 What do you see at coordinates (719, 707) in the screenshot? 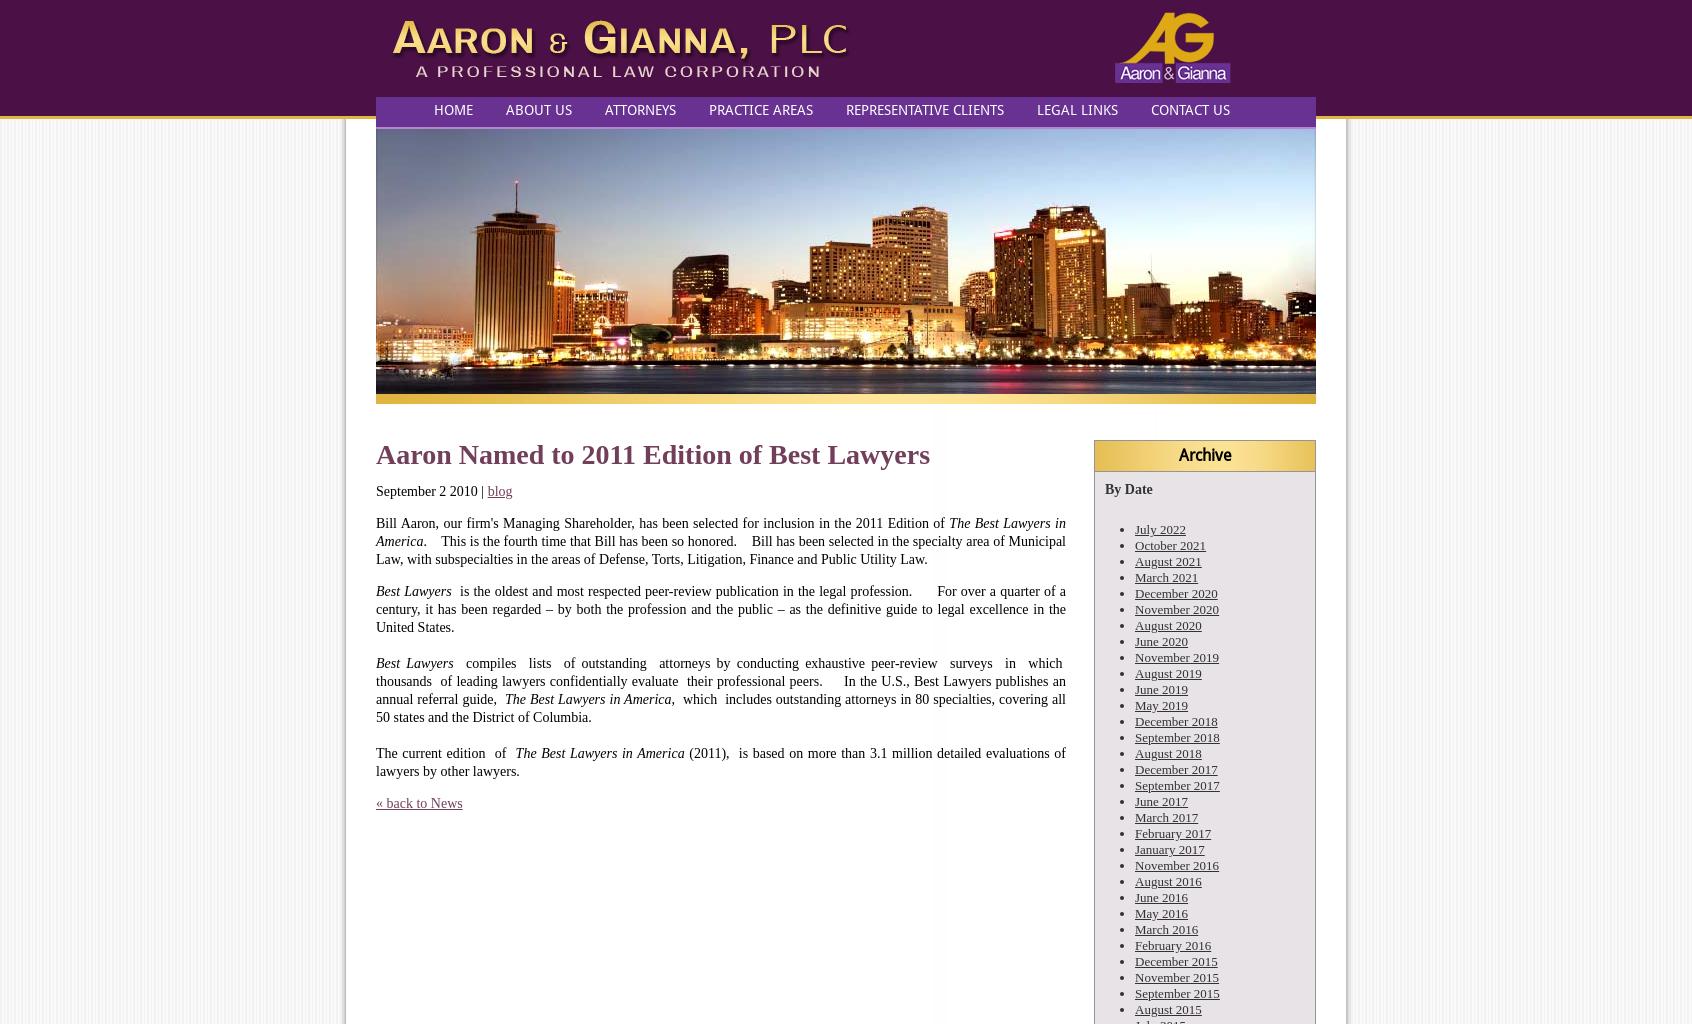
I see `',  which  includes outstanding attorneys in 80 specialties, covering all 50 states and the District of Columbia.'` at bounding box center [719, 707].